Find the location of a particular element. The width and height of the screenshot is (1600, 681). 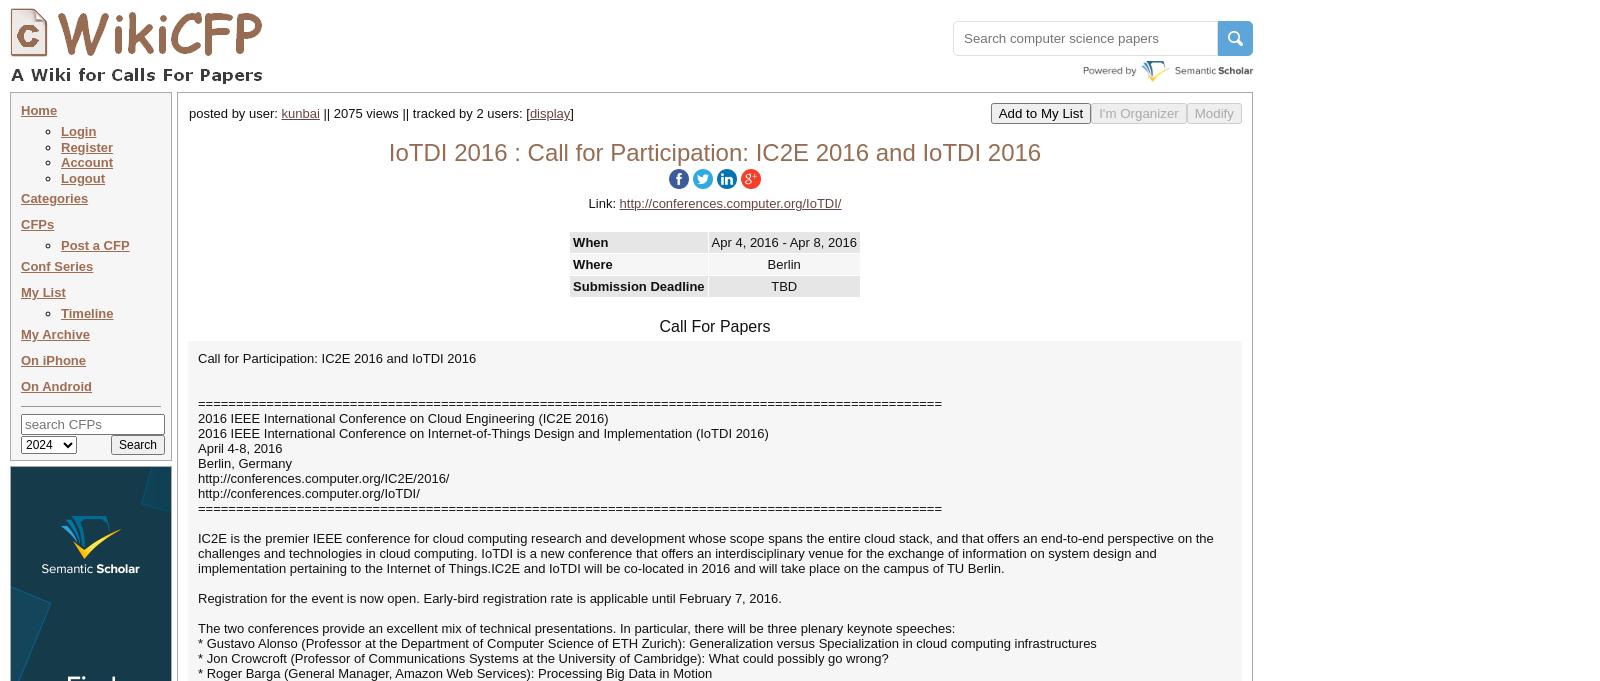

'posted by user:' is located at coordinates (235, 112).